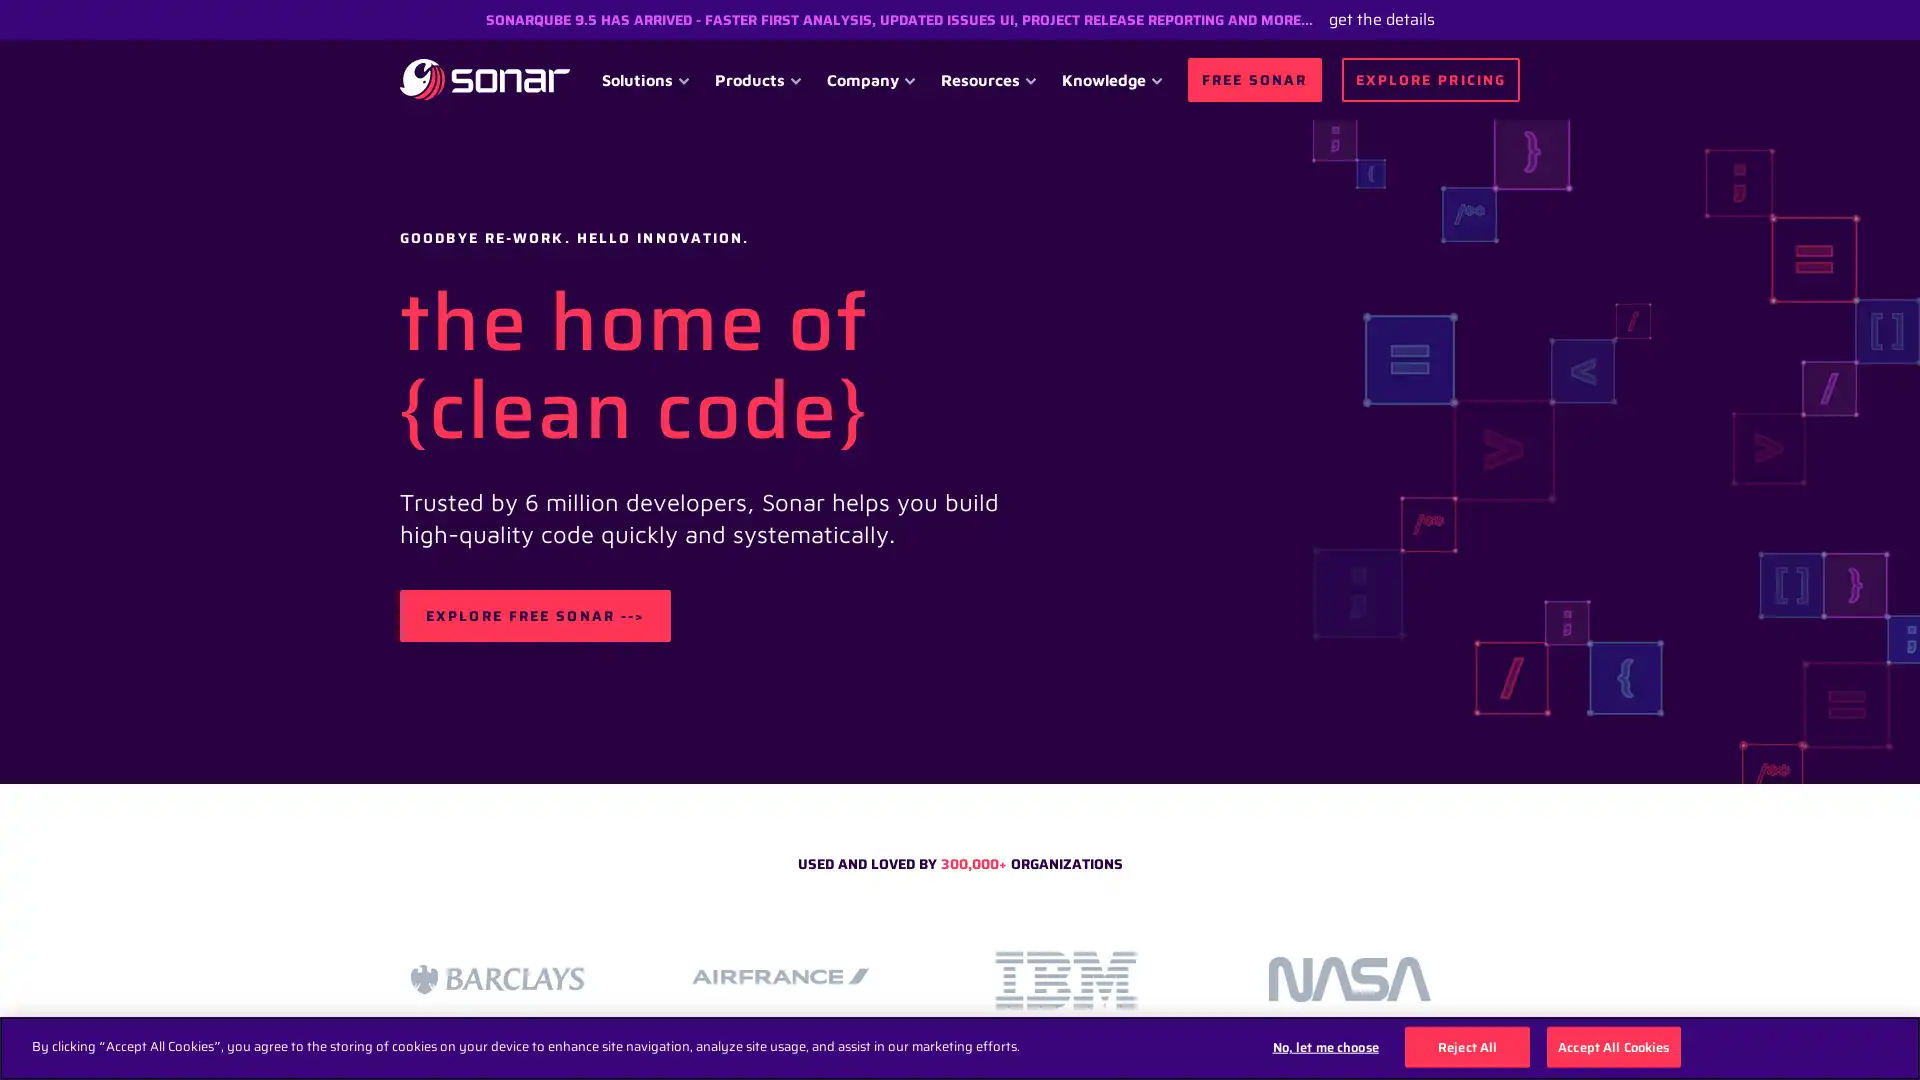 The height and width of the screenshot is (1080, 1920). What do you see at coordinates (1000, 79) in the screenshot?
I see `Resources` at bounding box center [1000, 79].